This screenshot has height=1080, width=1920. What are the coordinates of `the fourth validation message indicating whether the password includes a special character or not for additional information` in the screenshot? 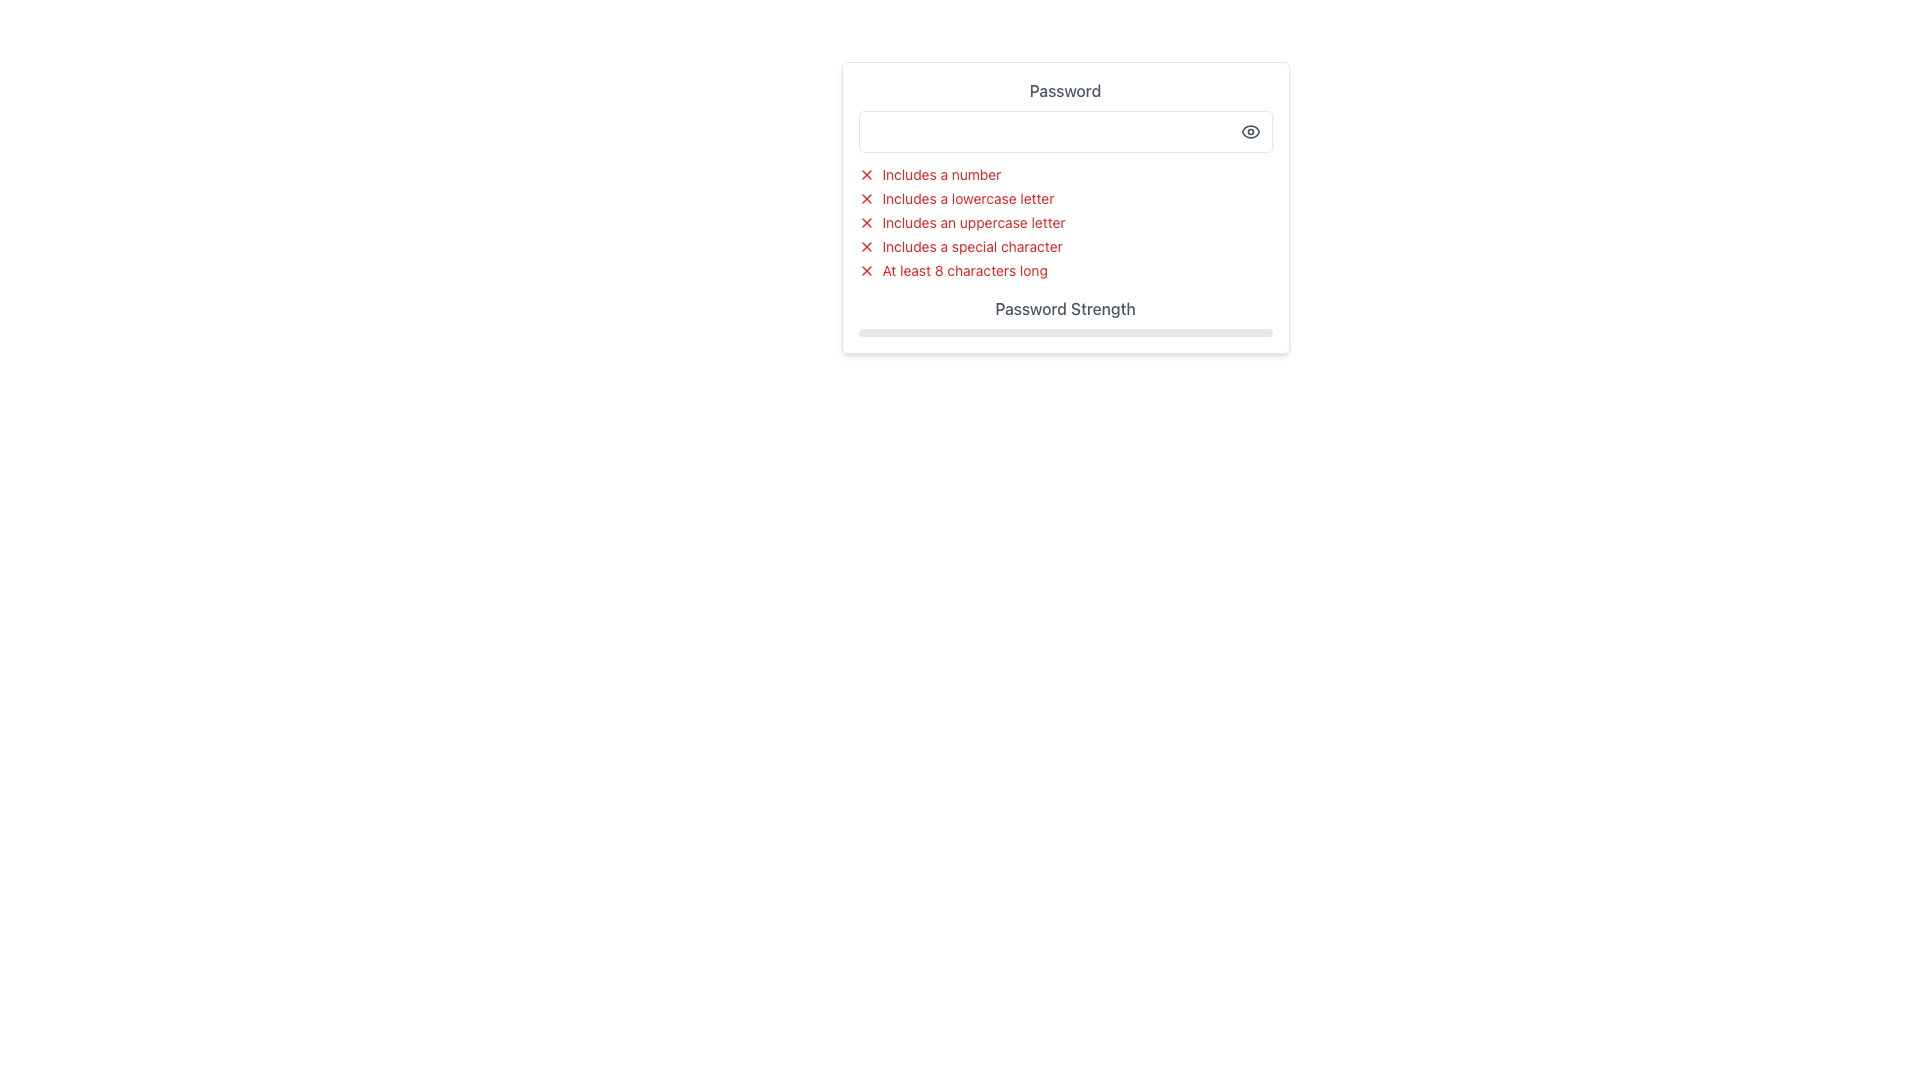 It's located at (1064, 245).